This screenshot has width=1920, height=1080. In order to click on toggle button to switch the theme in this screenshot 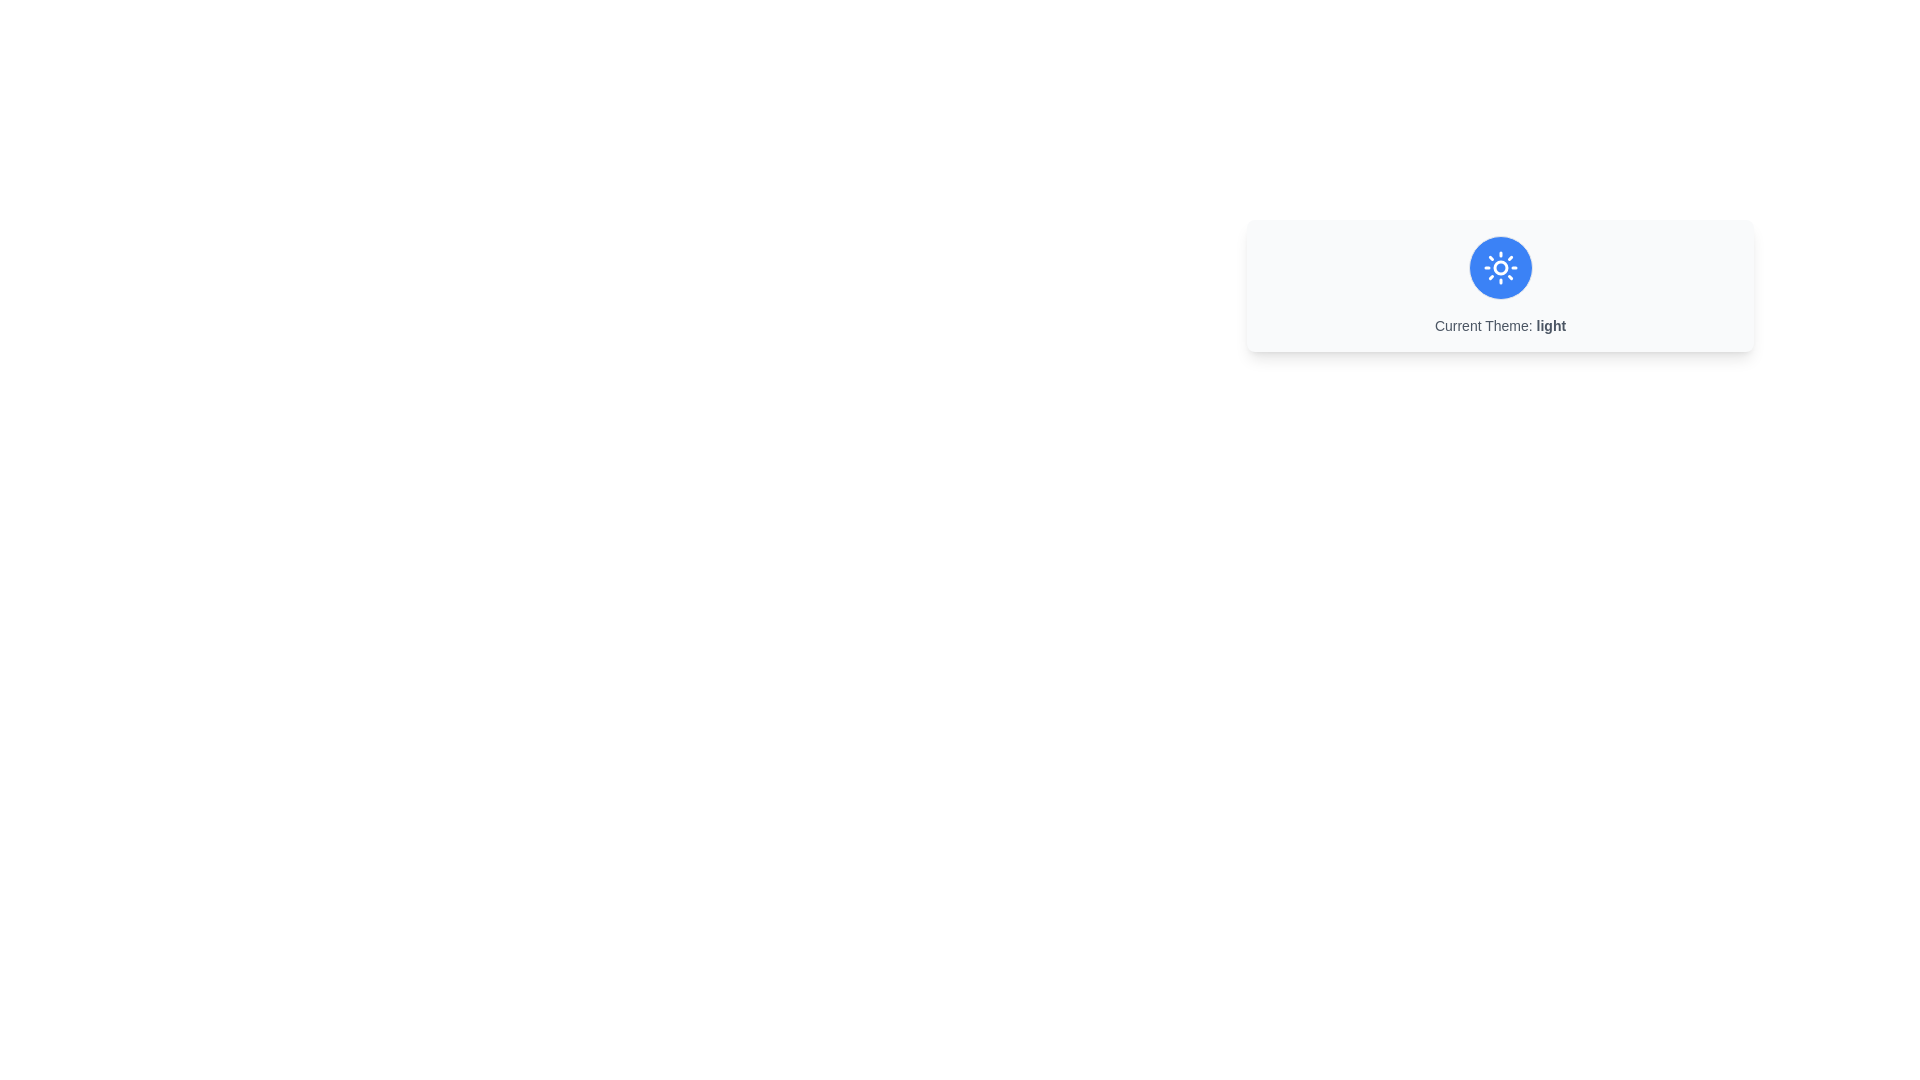, I will do `click(1500, 266)`.